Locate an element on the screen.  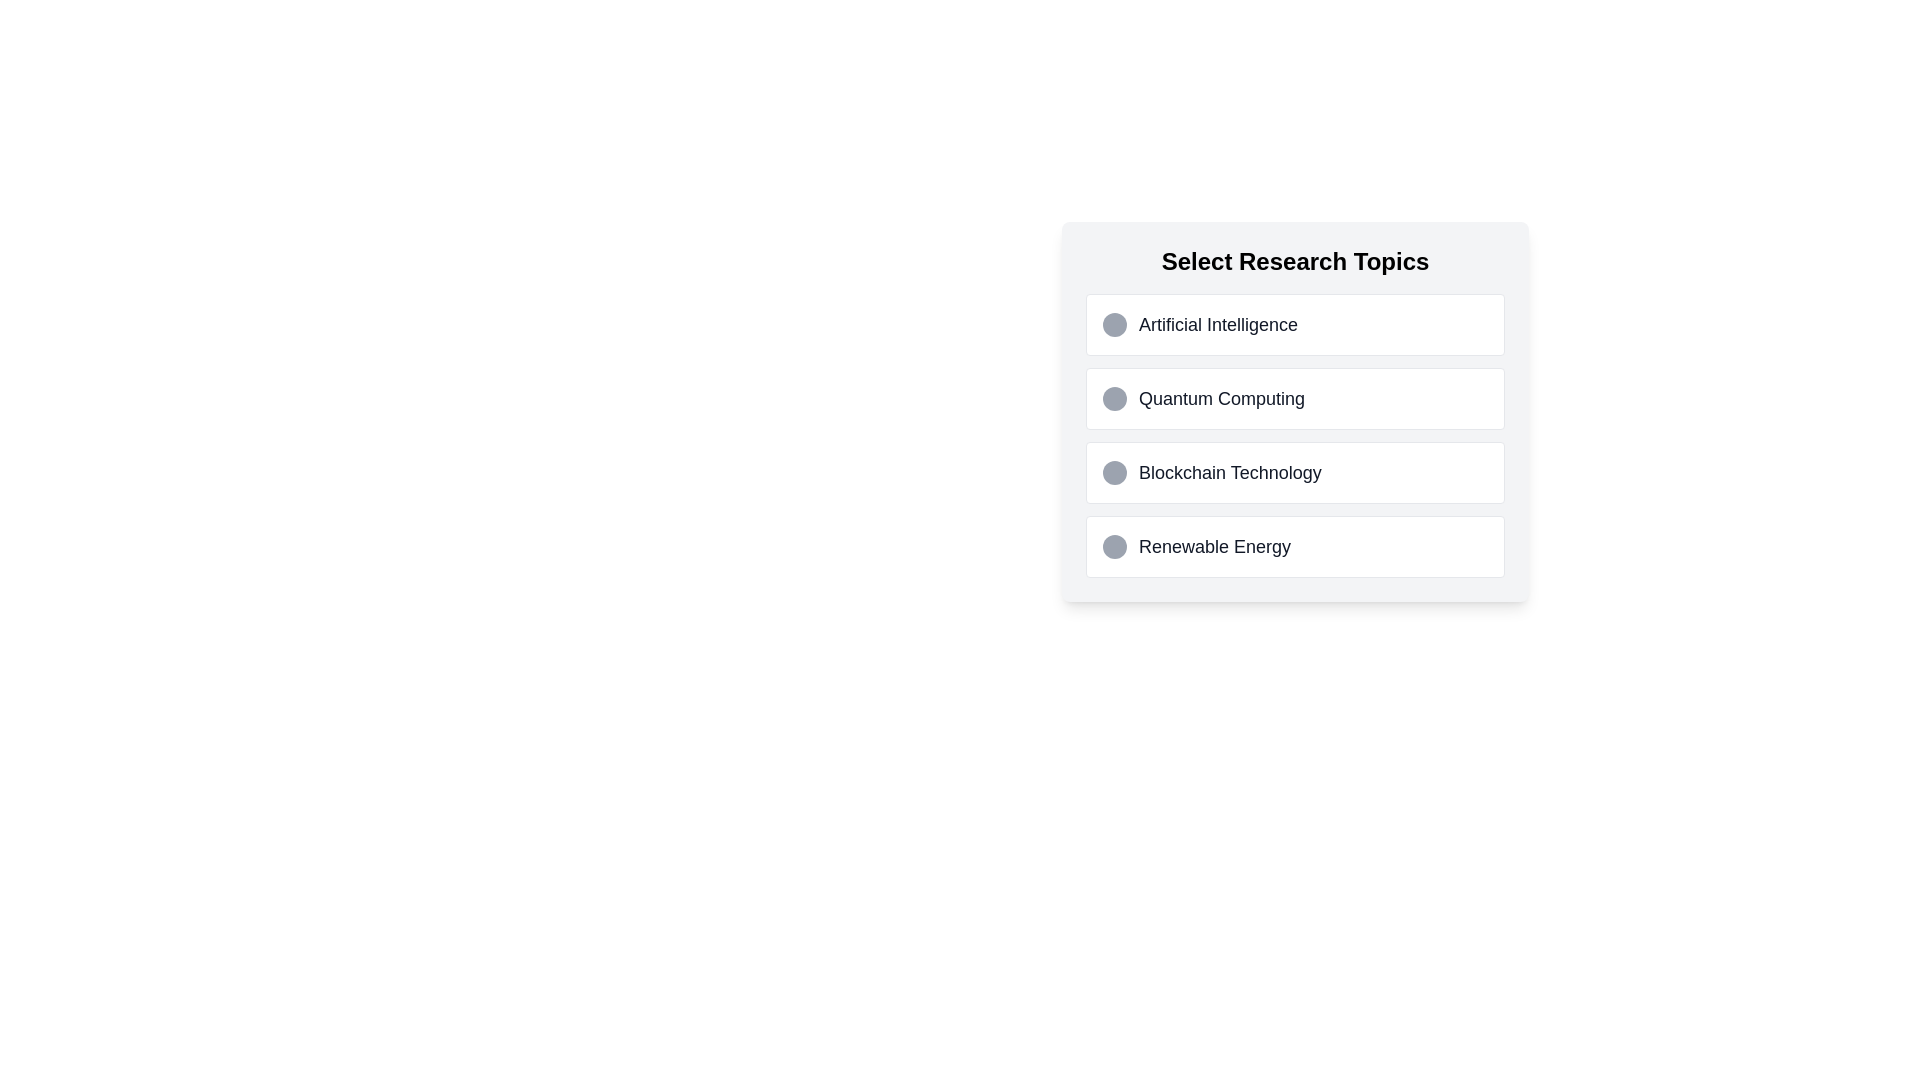
the circular icon of the third option in the 'Select Research Topics' list is located at coordinates (1211, 473).